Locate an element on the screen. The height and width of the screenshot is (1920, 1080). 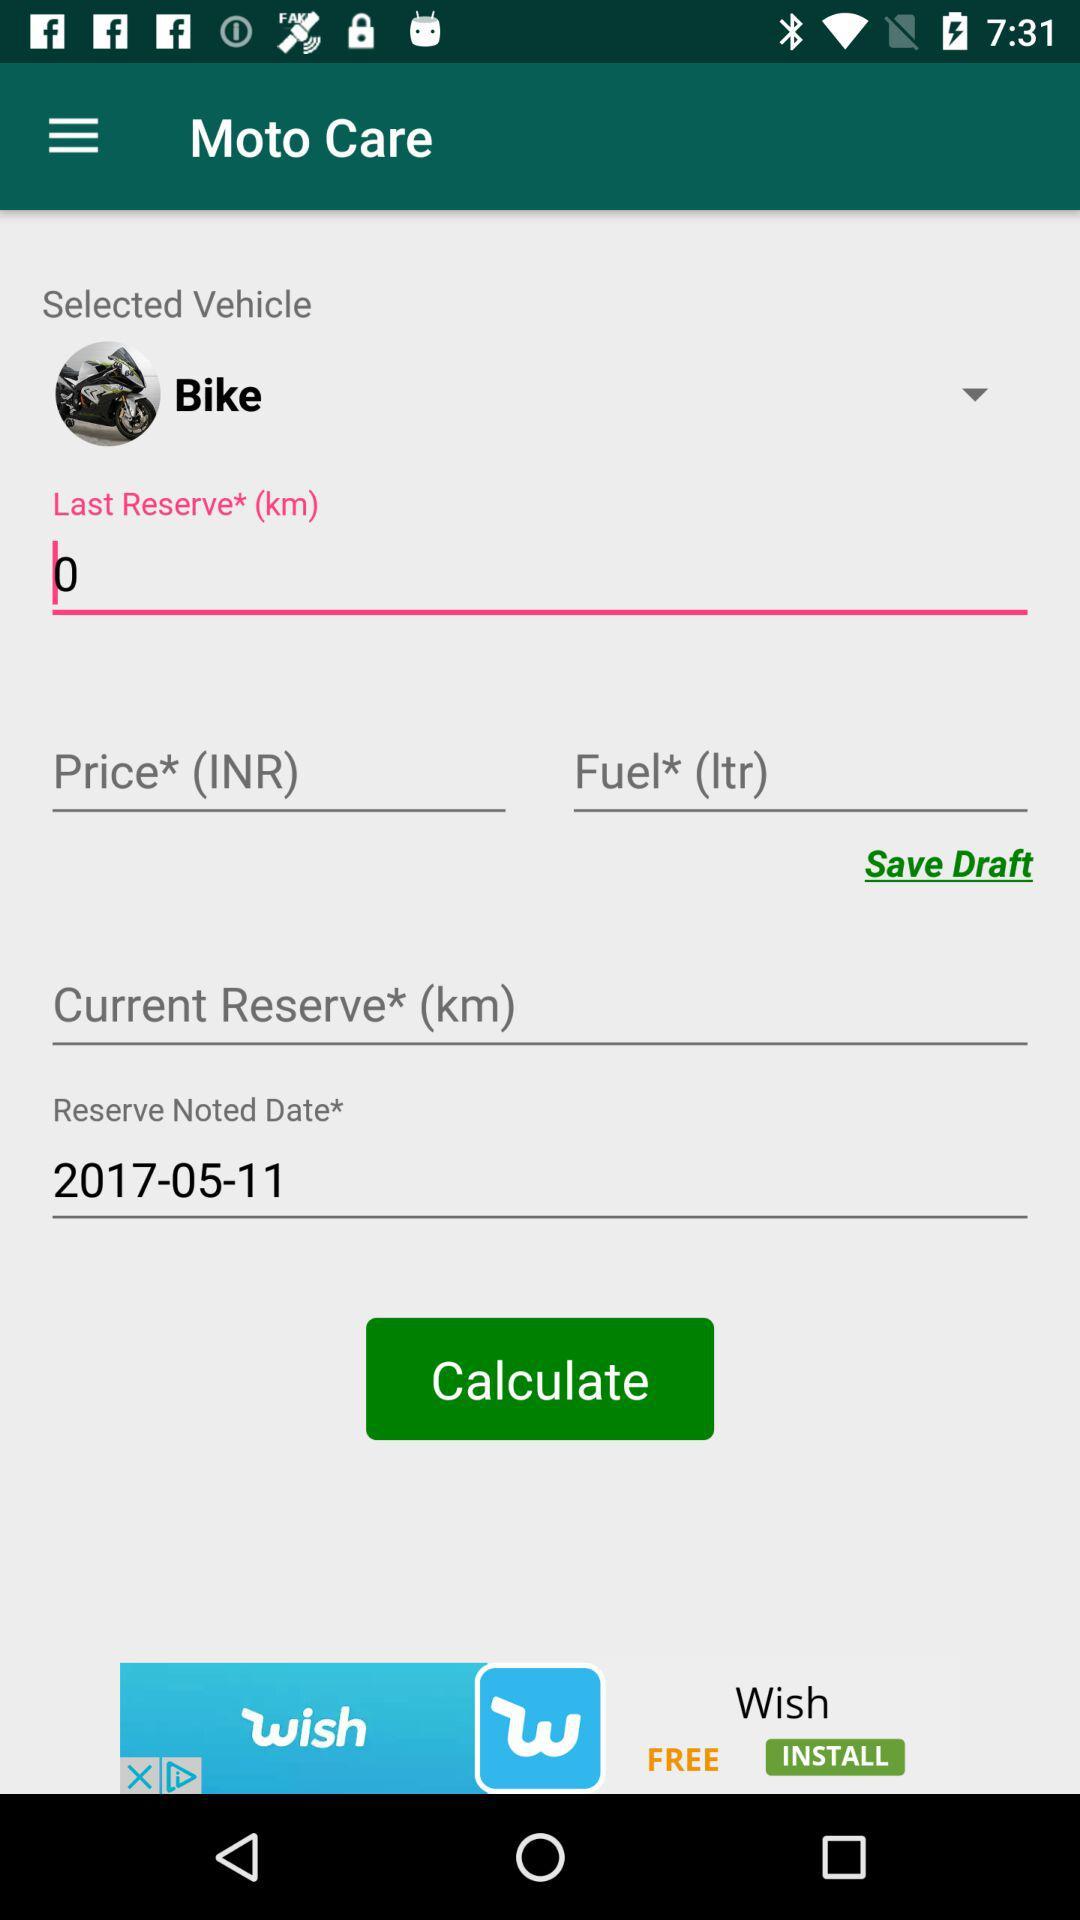
the current reserve field is located at coordinates (540, 1006).